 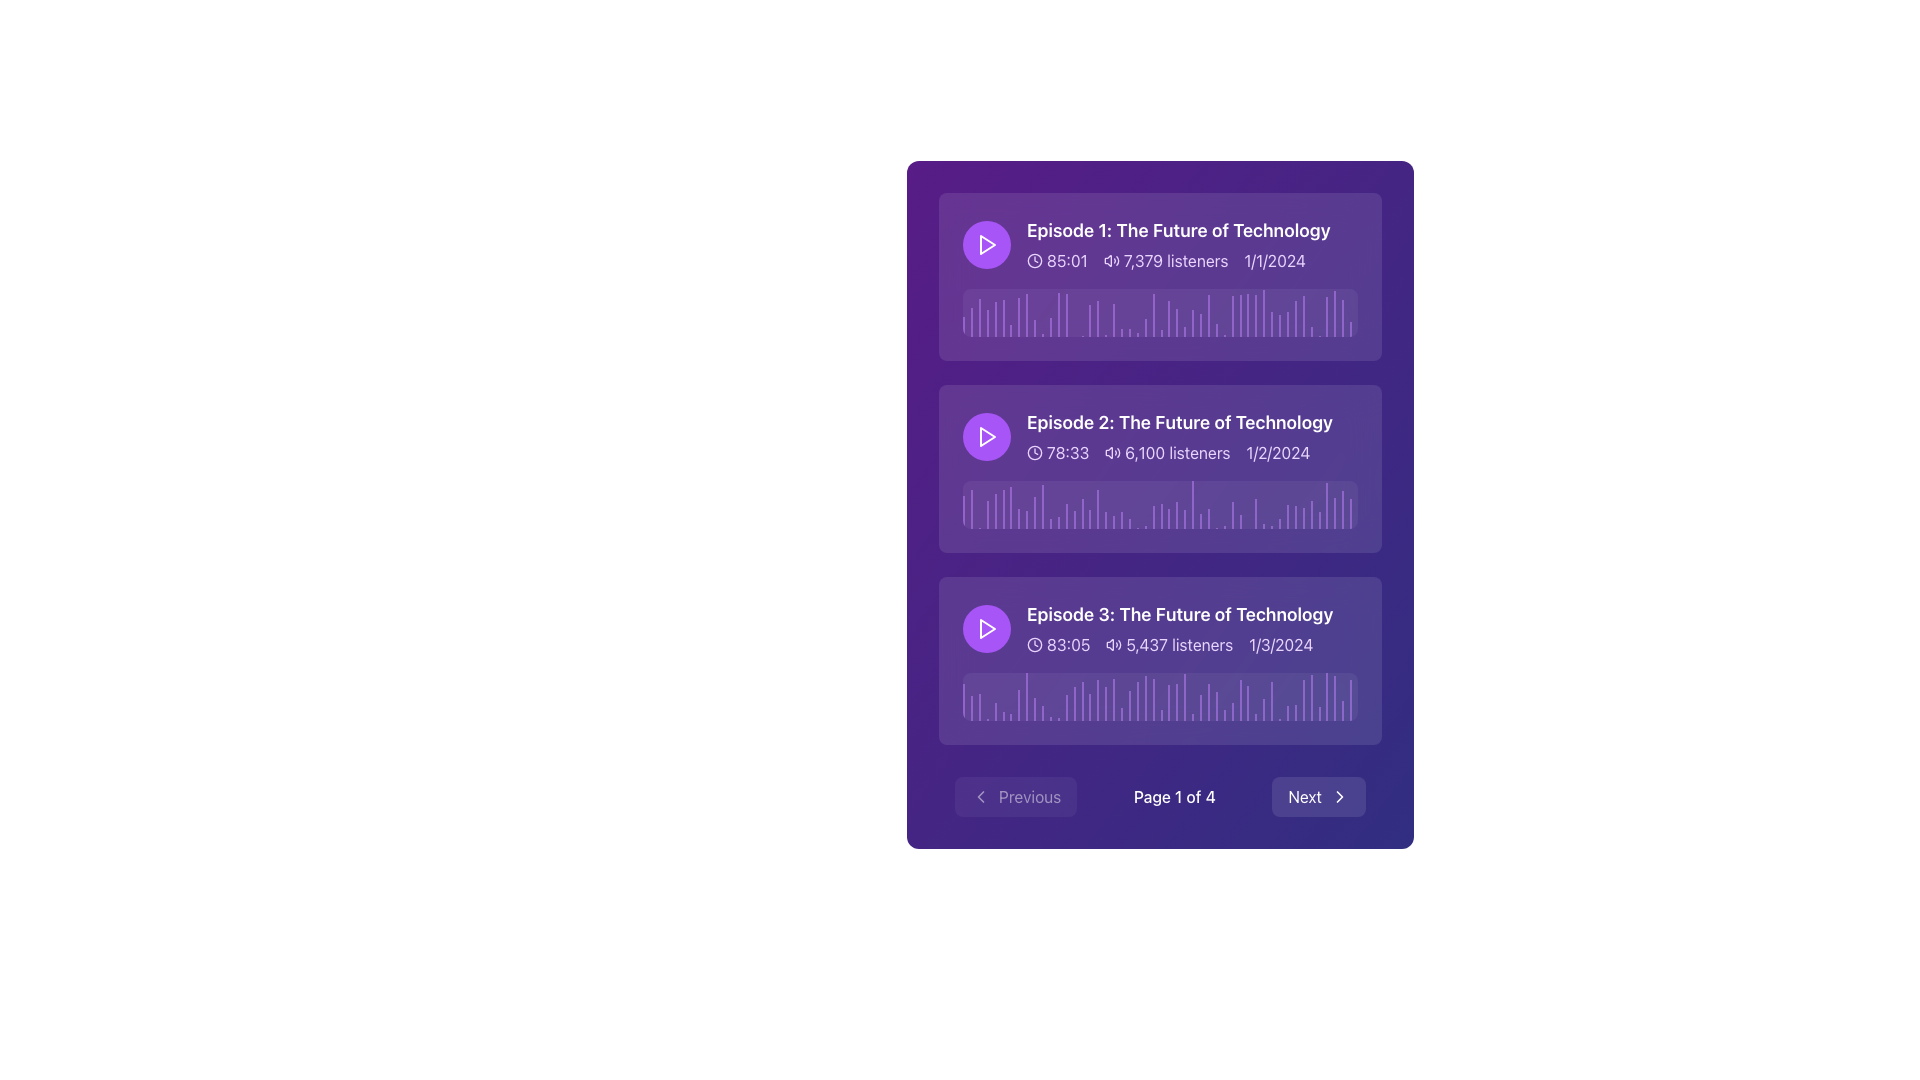 I want to click on the Progress marker or waveform bar representing a specific point in the audio waveform visualization, which is positioned under 'Episode 1: The Future of Technology', so click(x=1019, y=316).